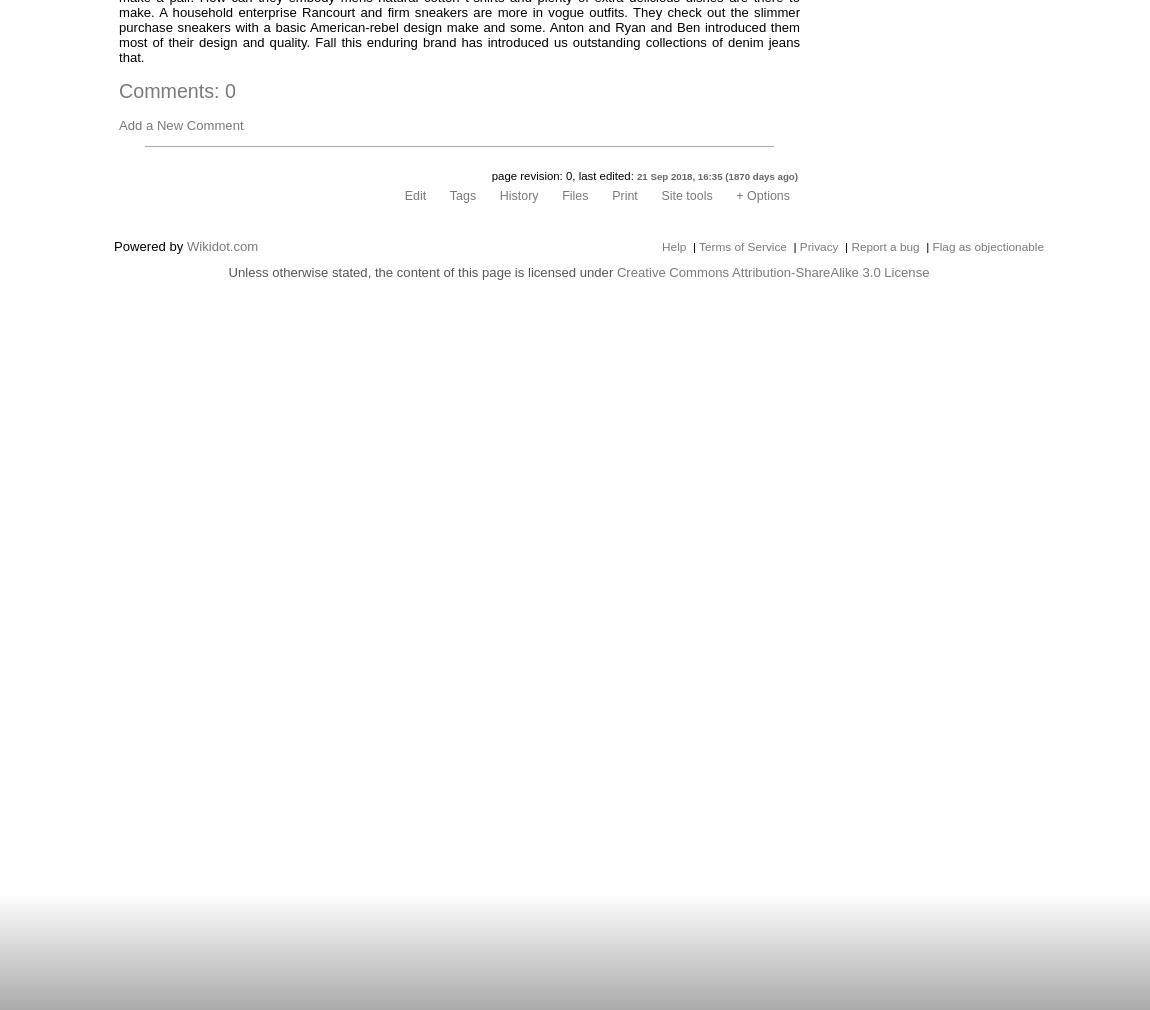  What do you see at coordinates (987, 246) in the screenshot?
I see `'Flag as objectionable'` at bounding box center [987, 246].